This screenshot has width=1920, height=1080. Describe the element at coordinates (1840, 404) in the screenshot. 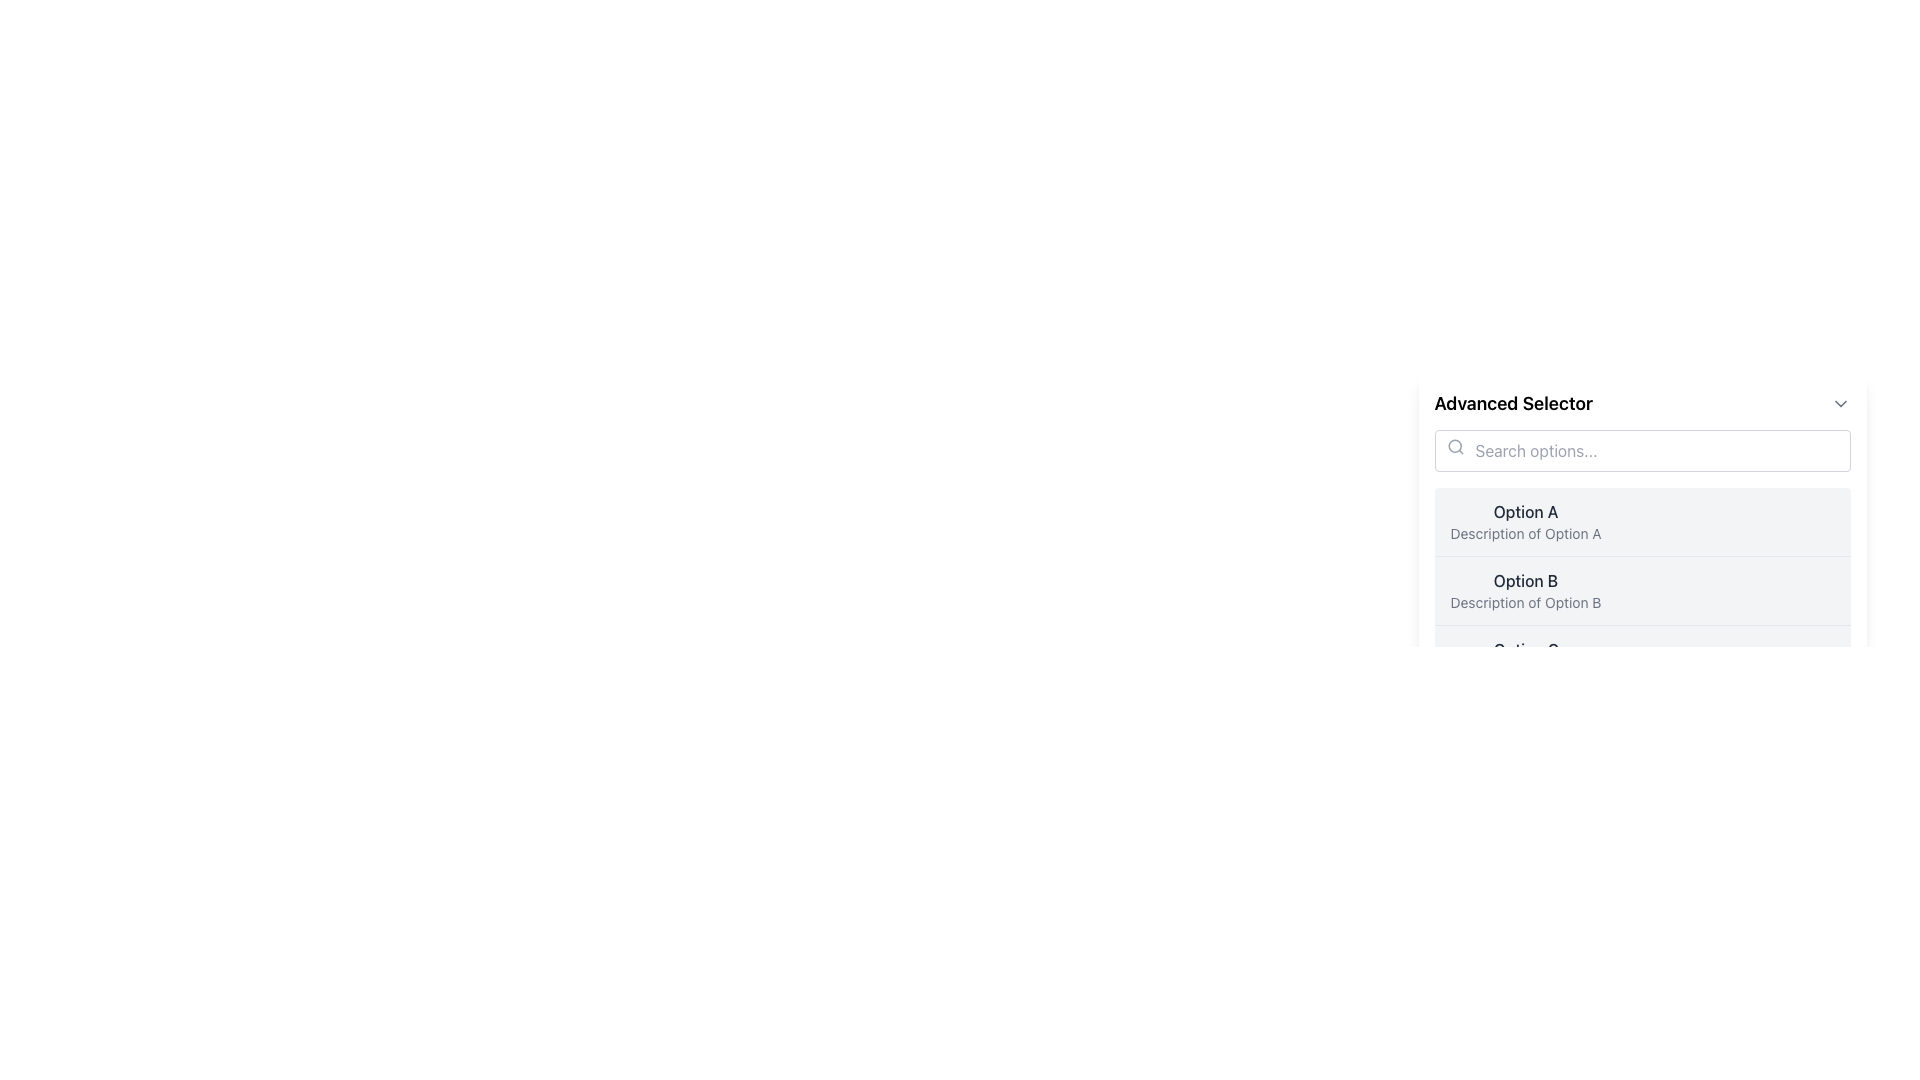

I see `the chevron-down icon located at the upper-right section of the dropdown control to change its color from muted gray to blue` at that location.